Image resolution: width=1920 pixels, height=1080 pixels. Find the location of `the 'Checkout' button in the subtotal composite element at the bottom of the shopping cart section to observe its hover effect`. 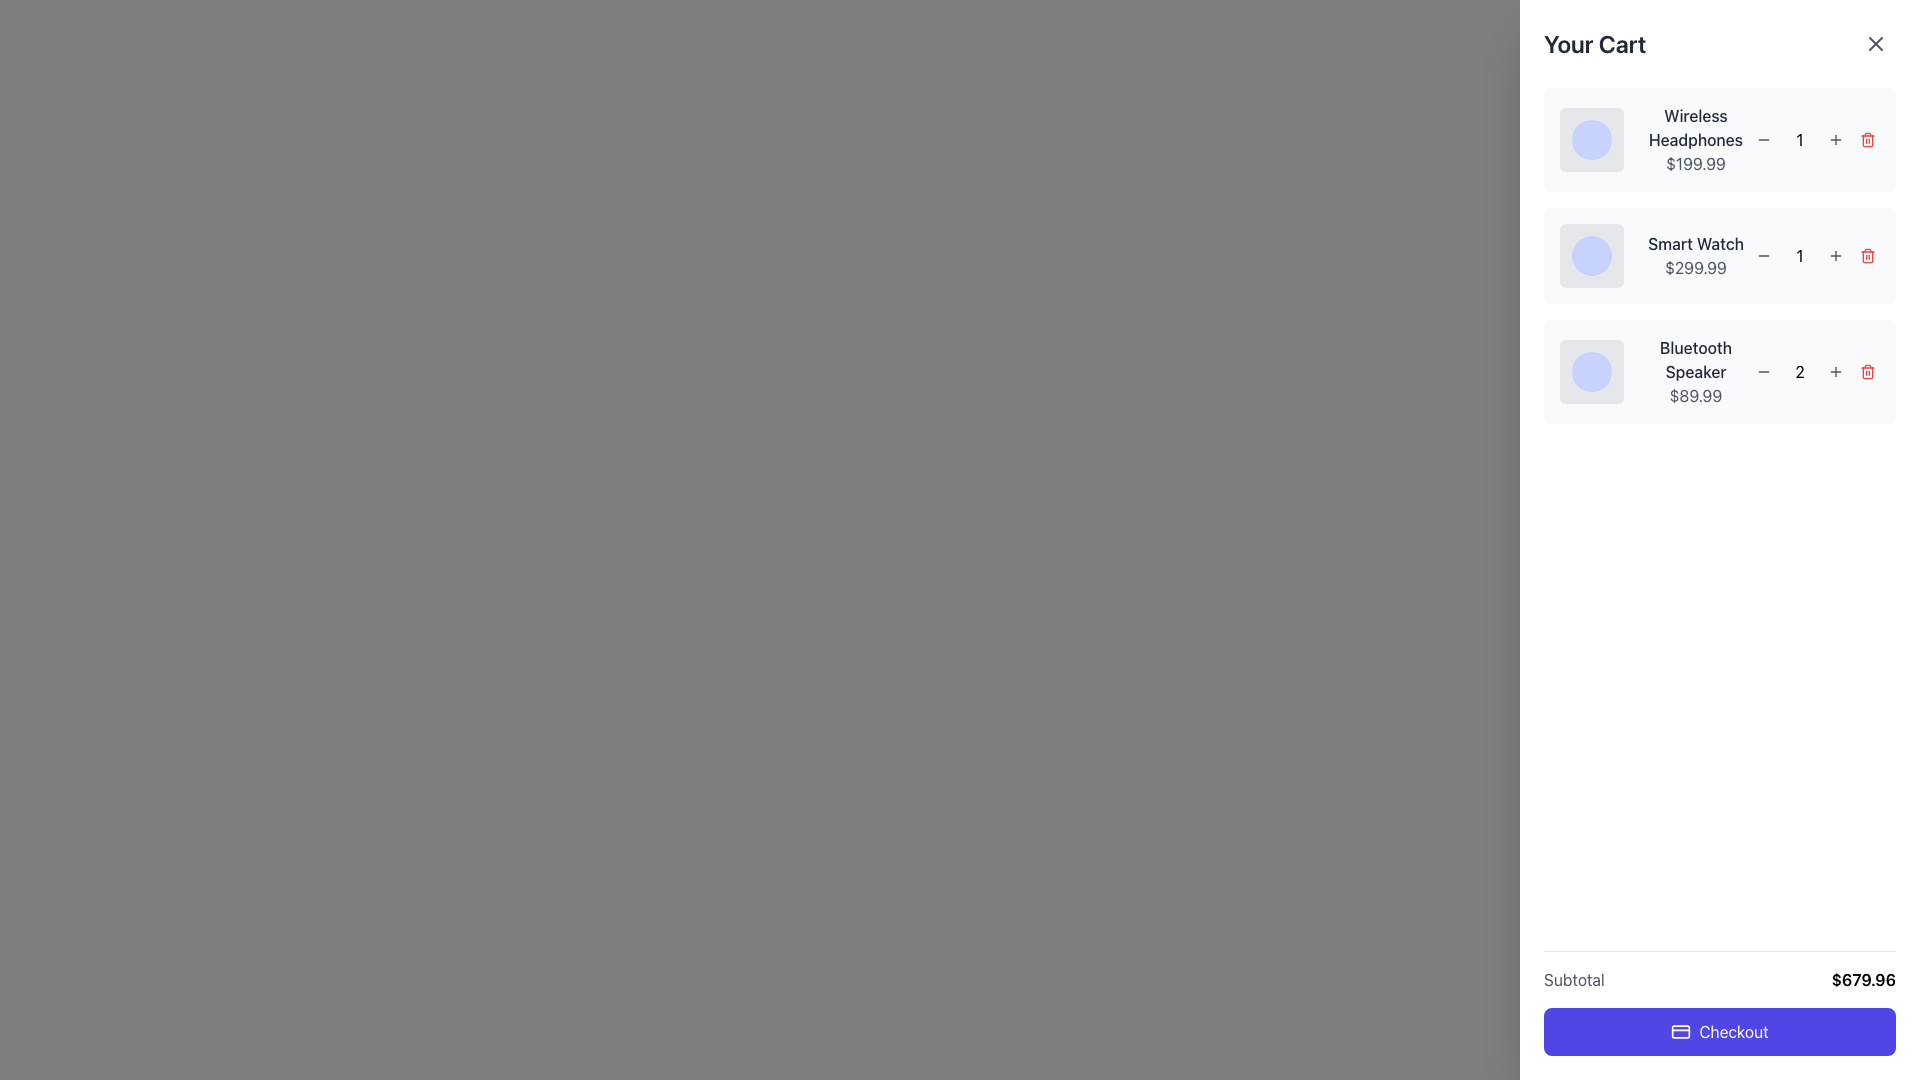

the 'Checkout' button in the subtotal composite element at the bottom of the shopping cart section to observe its hover effect is located at coordinates (1718, 1002).